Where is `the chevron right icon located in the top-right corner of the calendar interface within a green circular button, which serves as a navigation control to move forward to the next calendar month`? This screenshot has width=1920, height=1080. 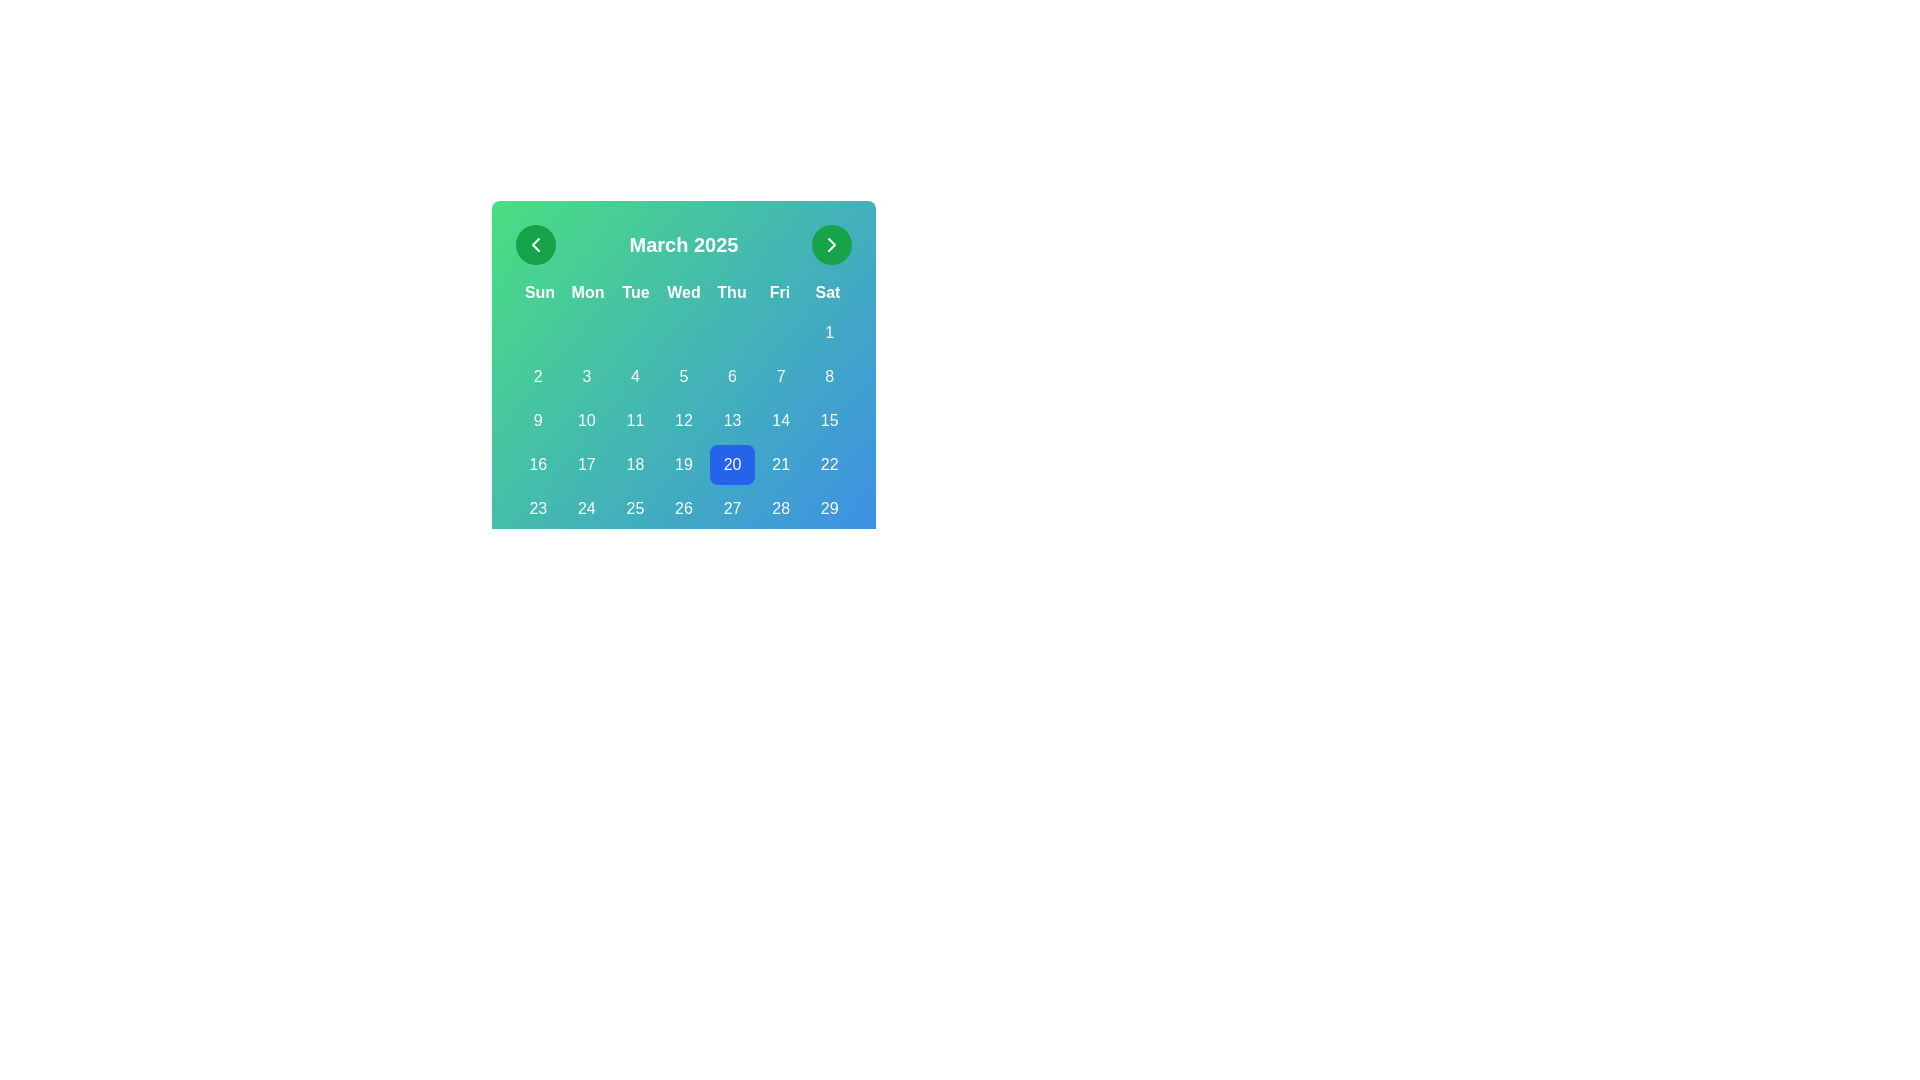
the chevron right icon located in the top-right corner of the calendar interface within a green circular button, which serves as a navigation control to move forward to the next calendar month is located at coordinates (831, 244).